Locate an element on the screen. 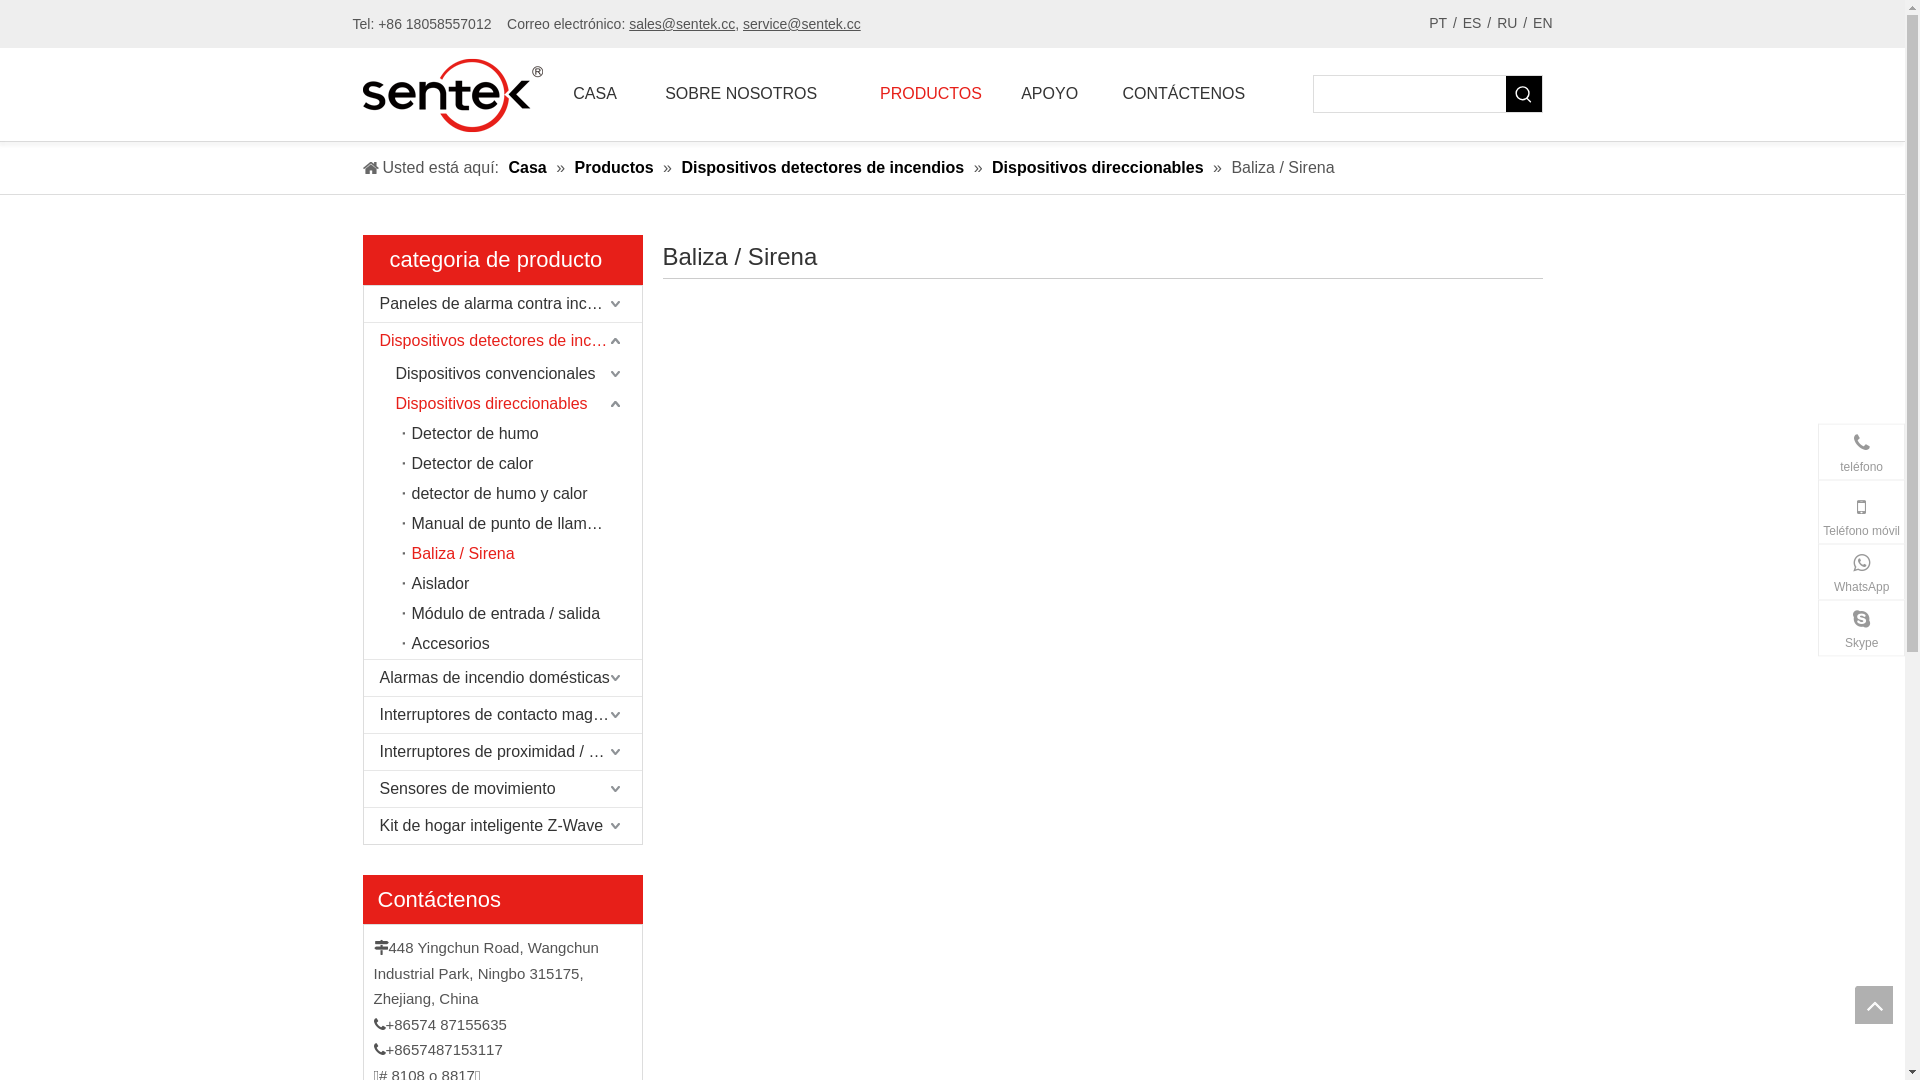  'Interruptores de proximidad / sensores Reed' is located at coordinates (503, 752).